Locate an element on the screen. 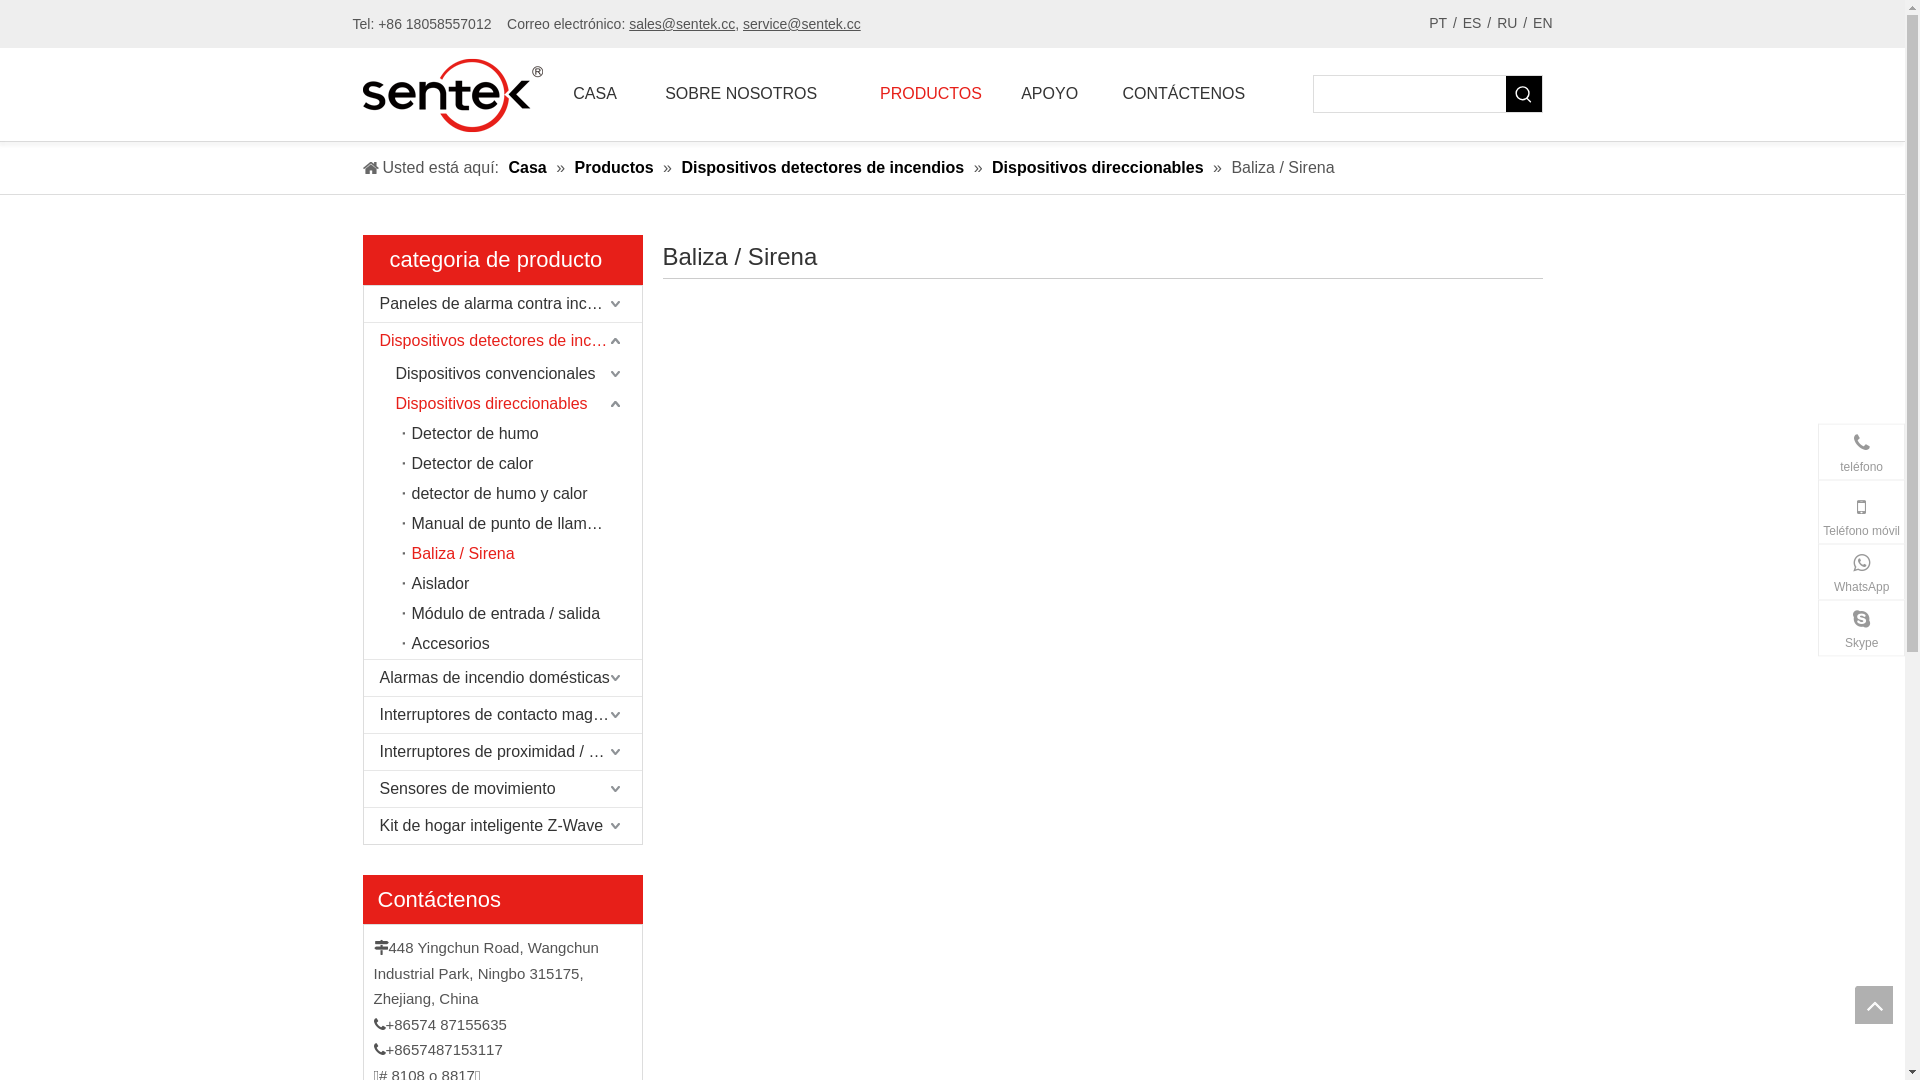  'Interruptores de proximidad / sensores Reed' is located at coordinates (503, 752).